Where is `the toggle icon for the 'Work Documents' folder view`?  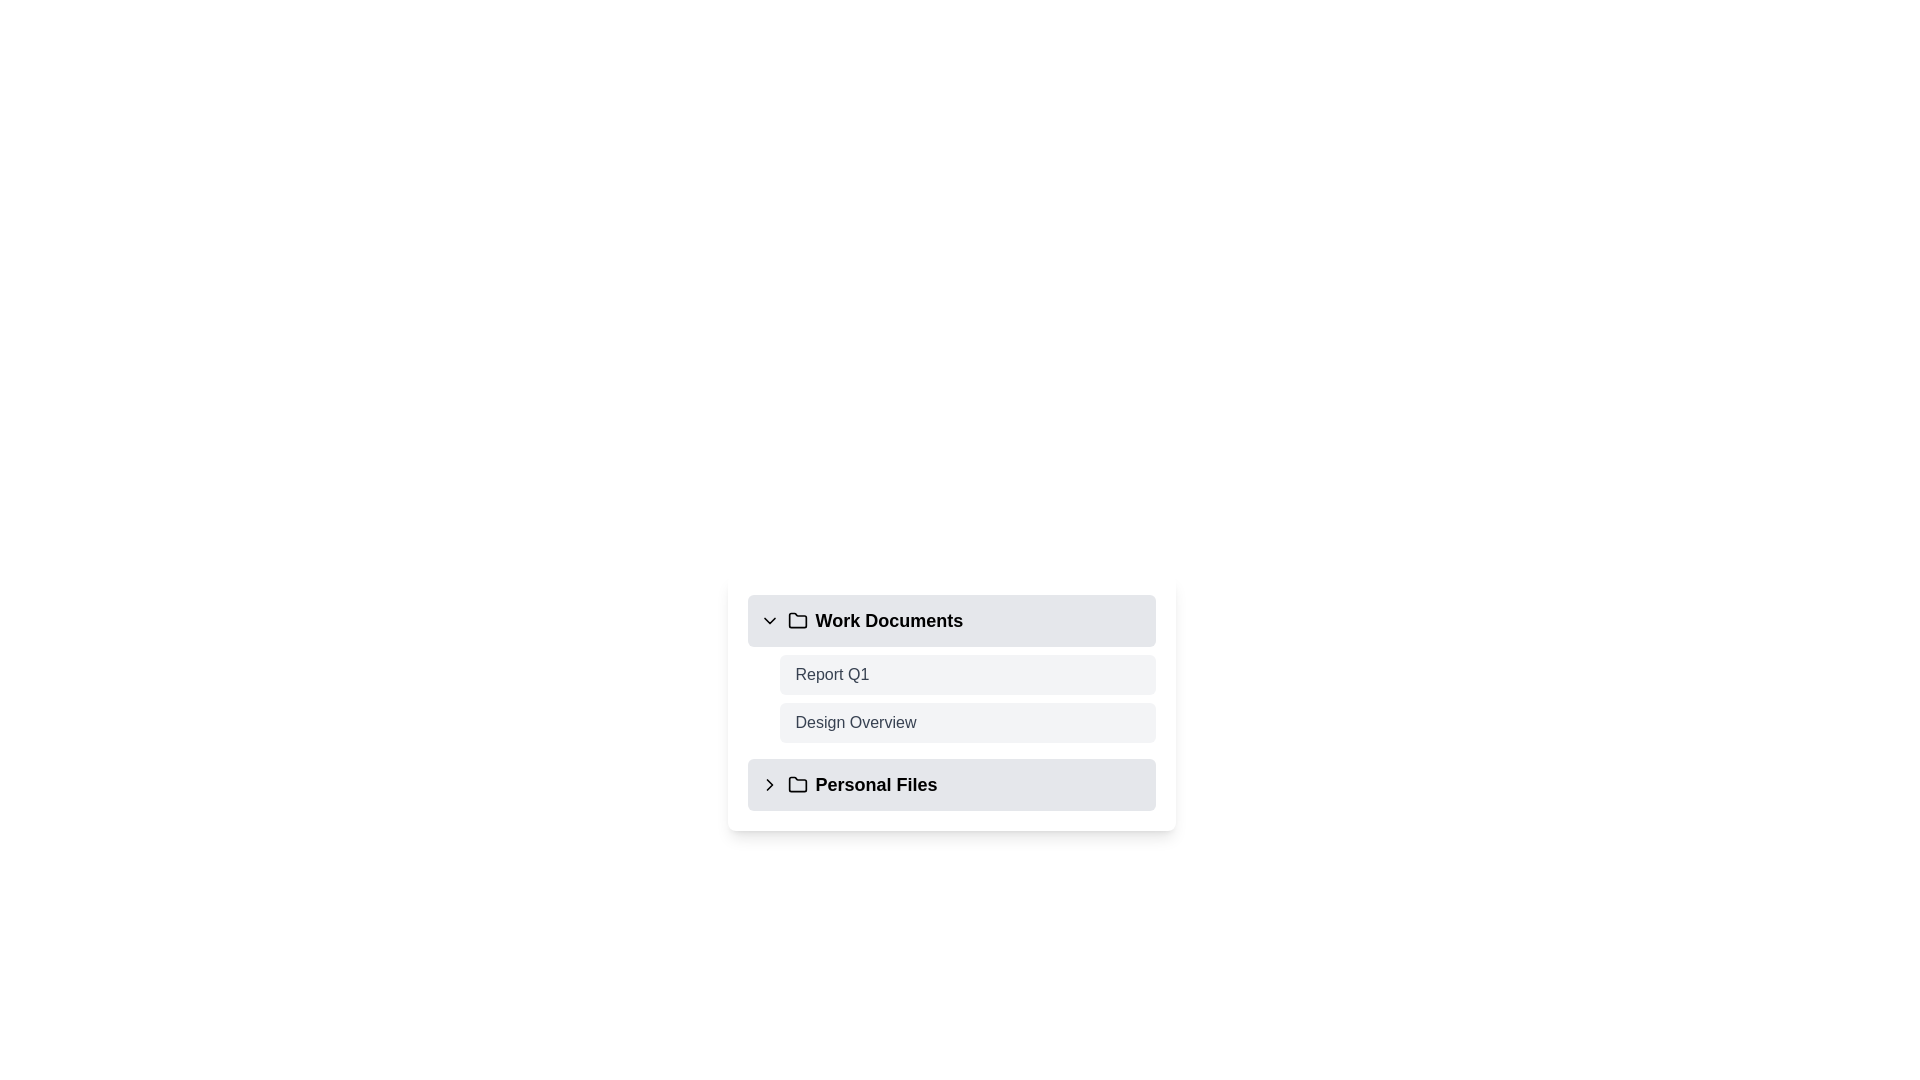 the toggle icon for the 'Work Documents' folder view is located at coordinates (768, 620).